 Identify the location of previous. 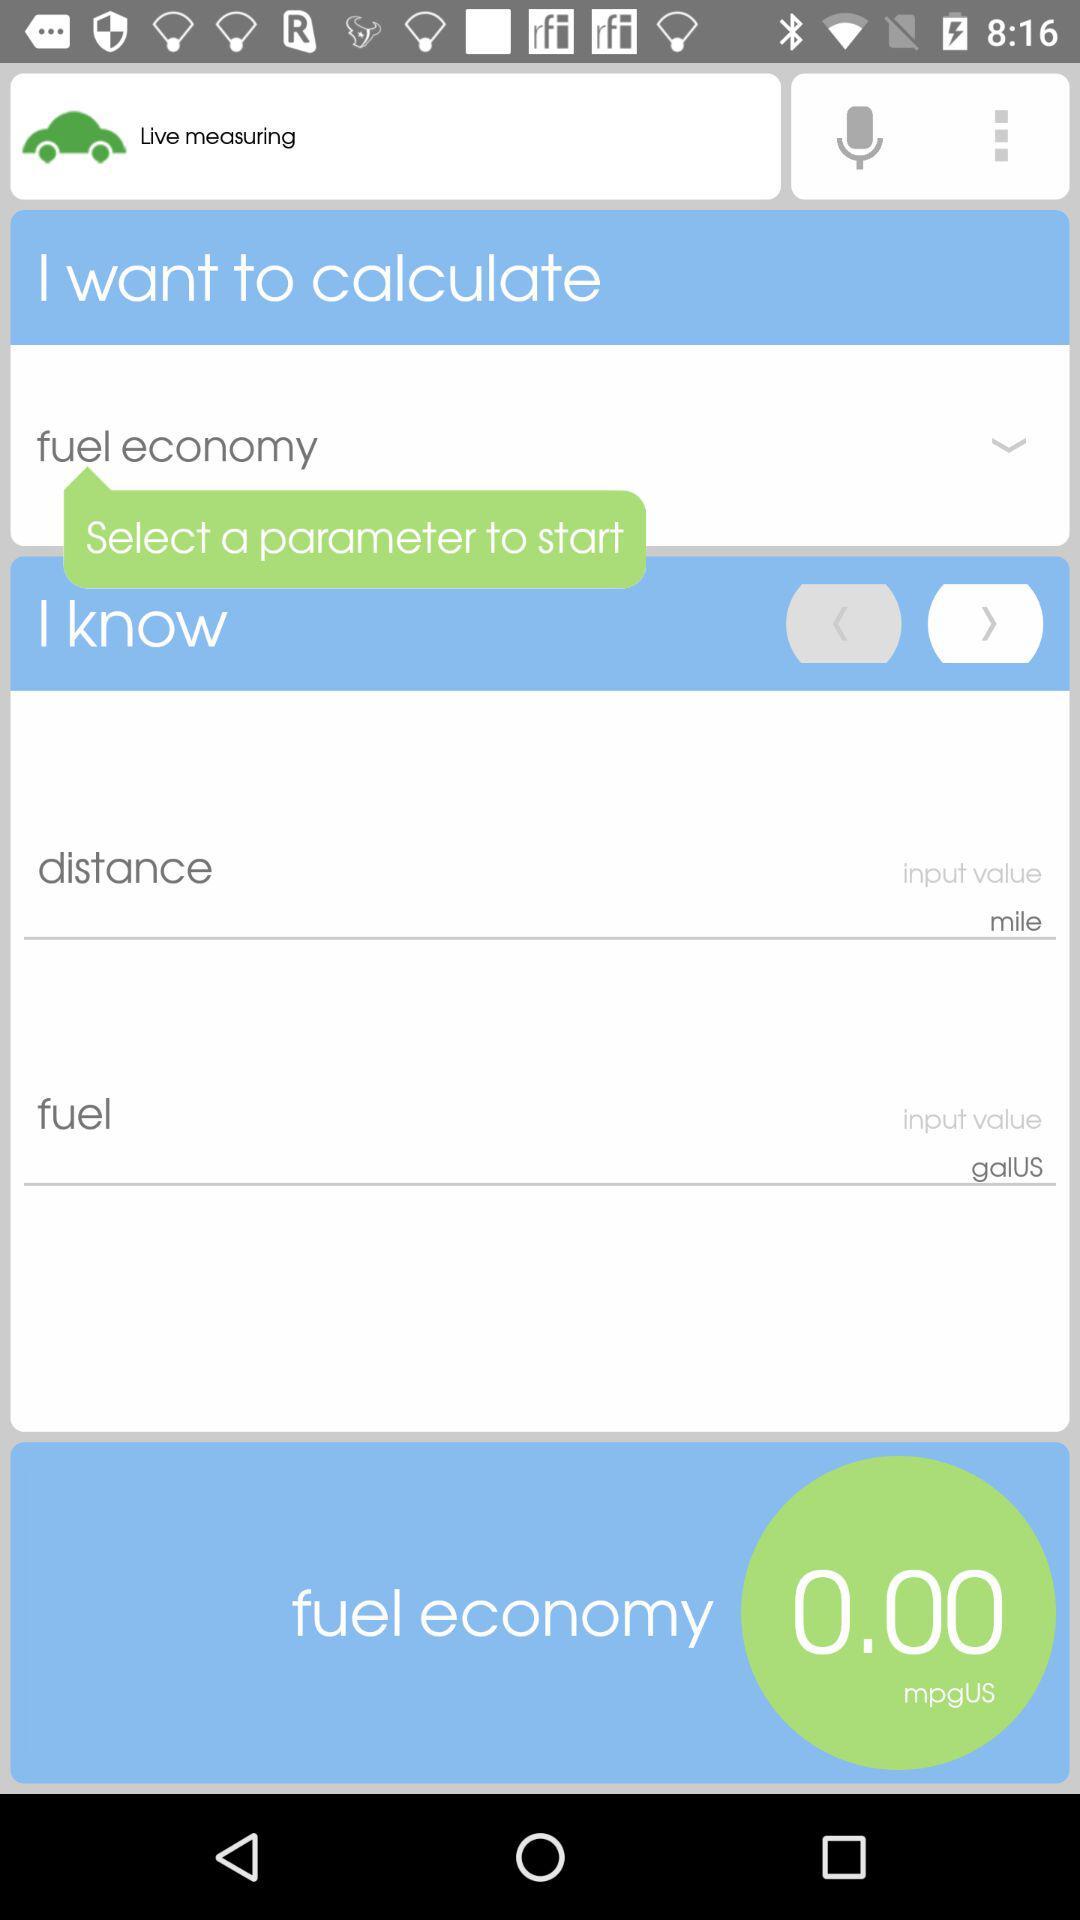
(843, 622).